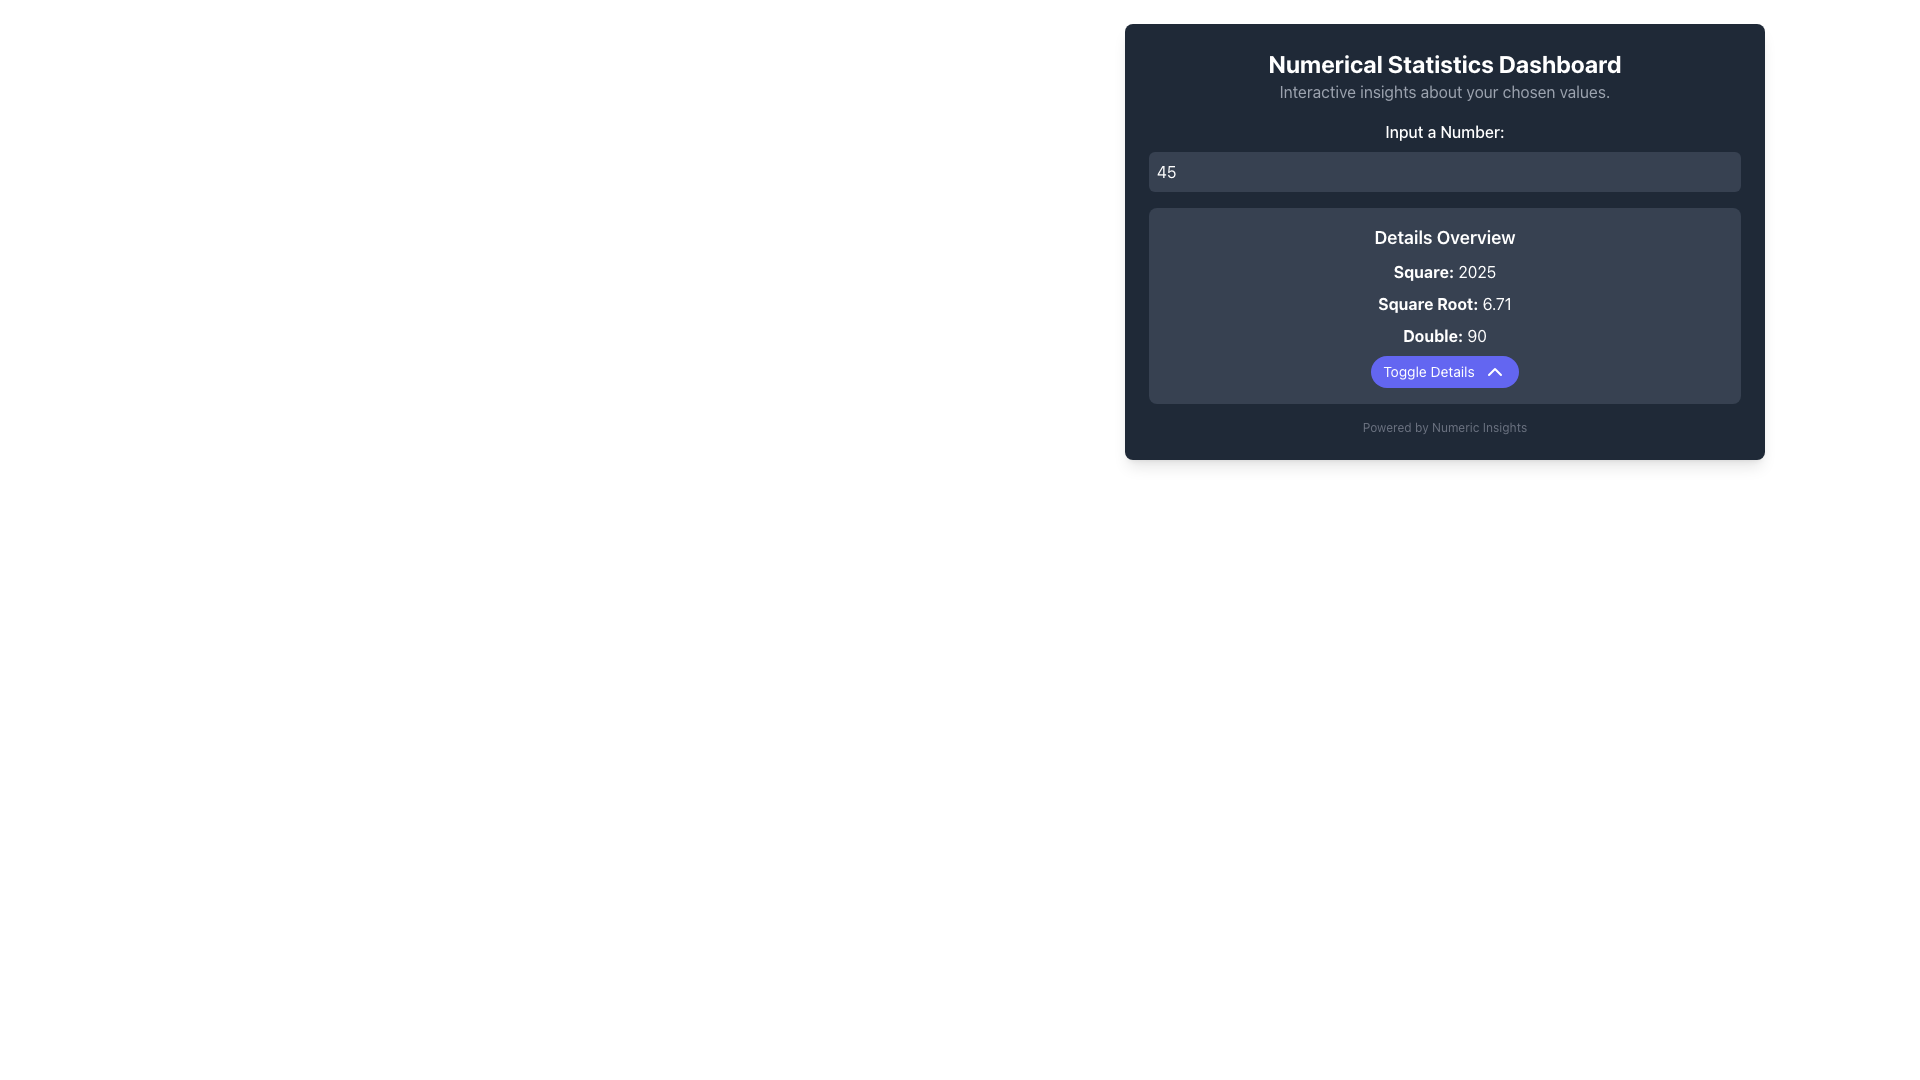  I want to click on the Text Label that indicates the significance of the adjacent data ('6.71'), located in the 'Details Overview' section, below the 'Square: 2025' label and above the 'Double: 90' label, so click(1427, 304).